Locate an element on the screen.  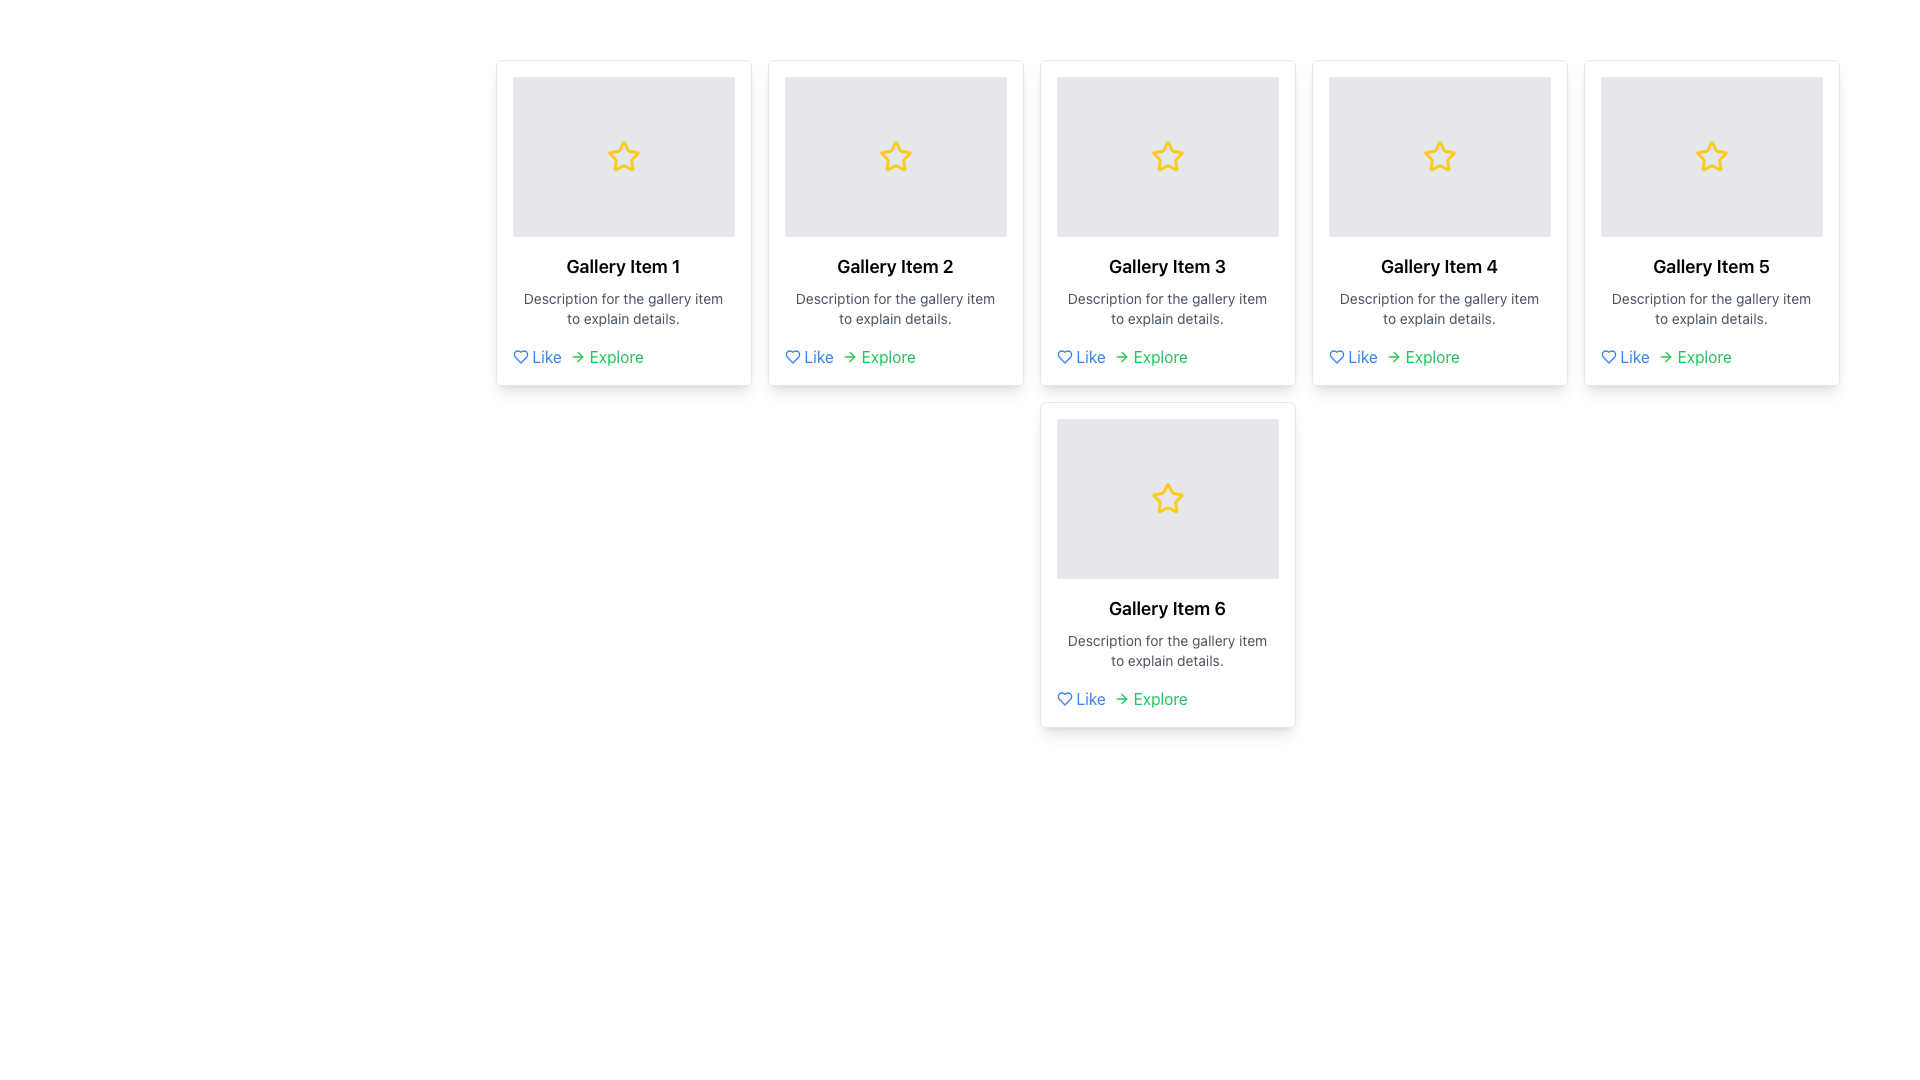
the bright yellow star icon with a hollow center located in the greyed-out preview area of the card titled 'Gallery Item 5' is located at coordinates (1710, 155).